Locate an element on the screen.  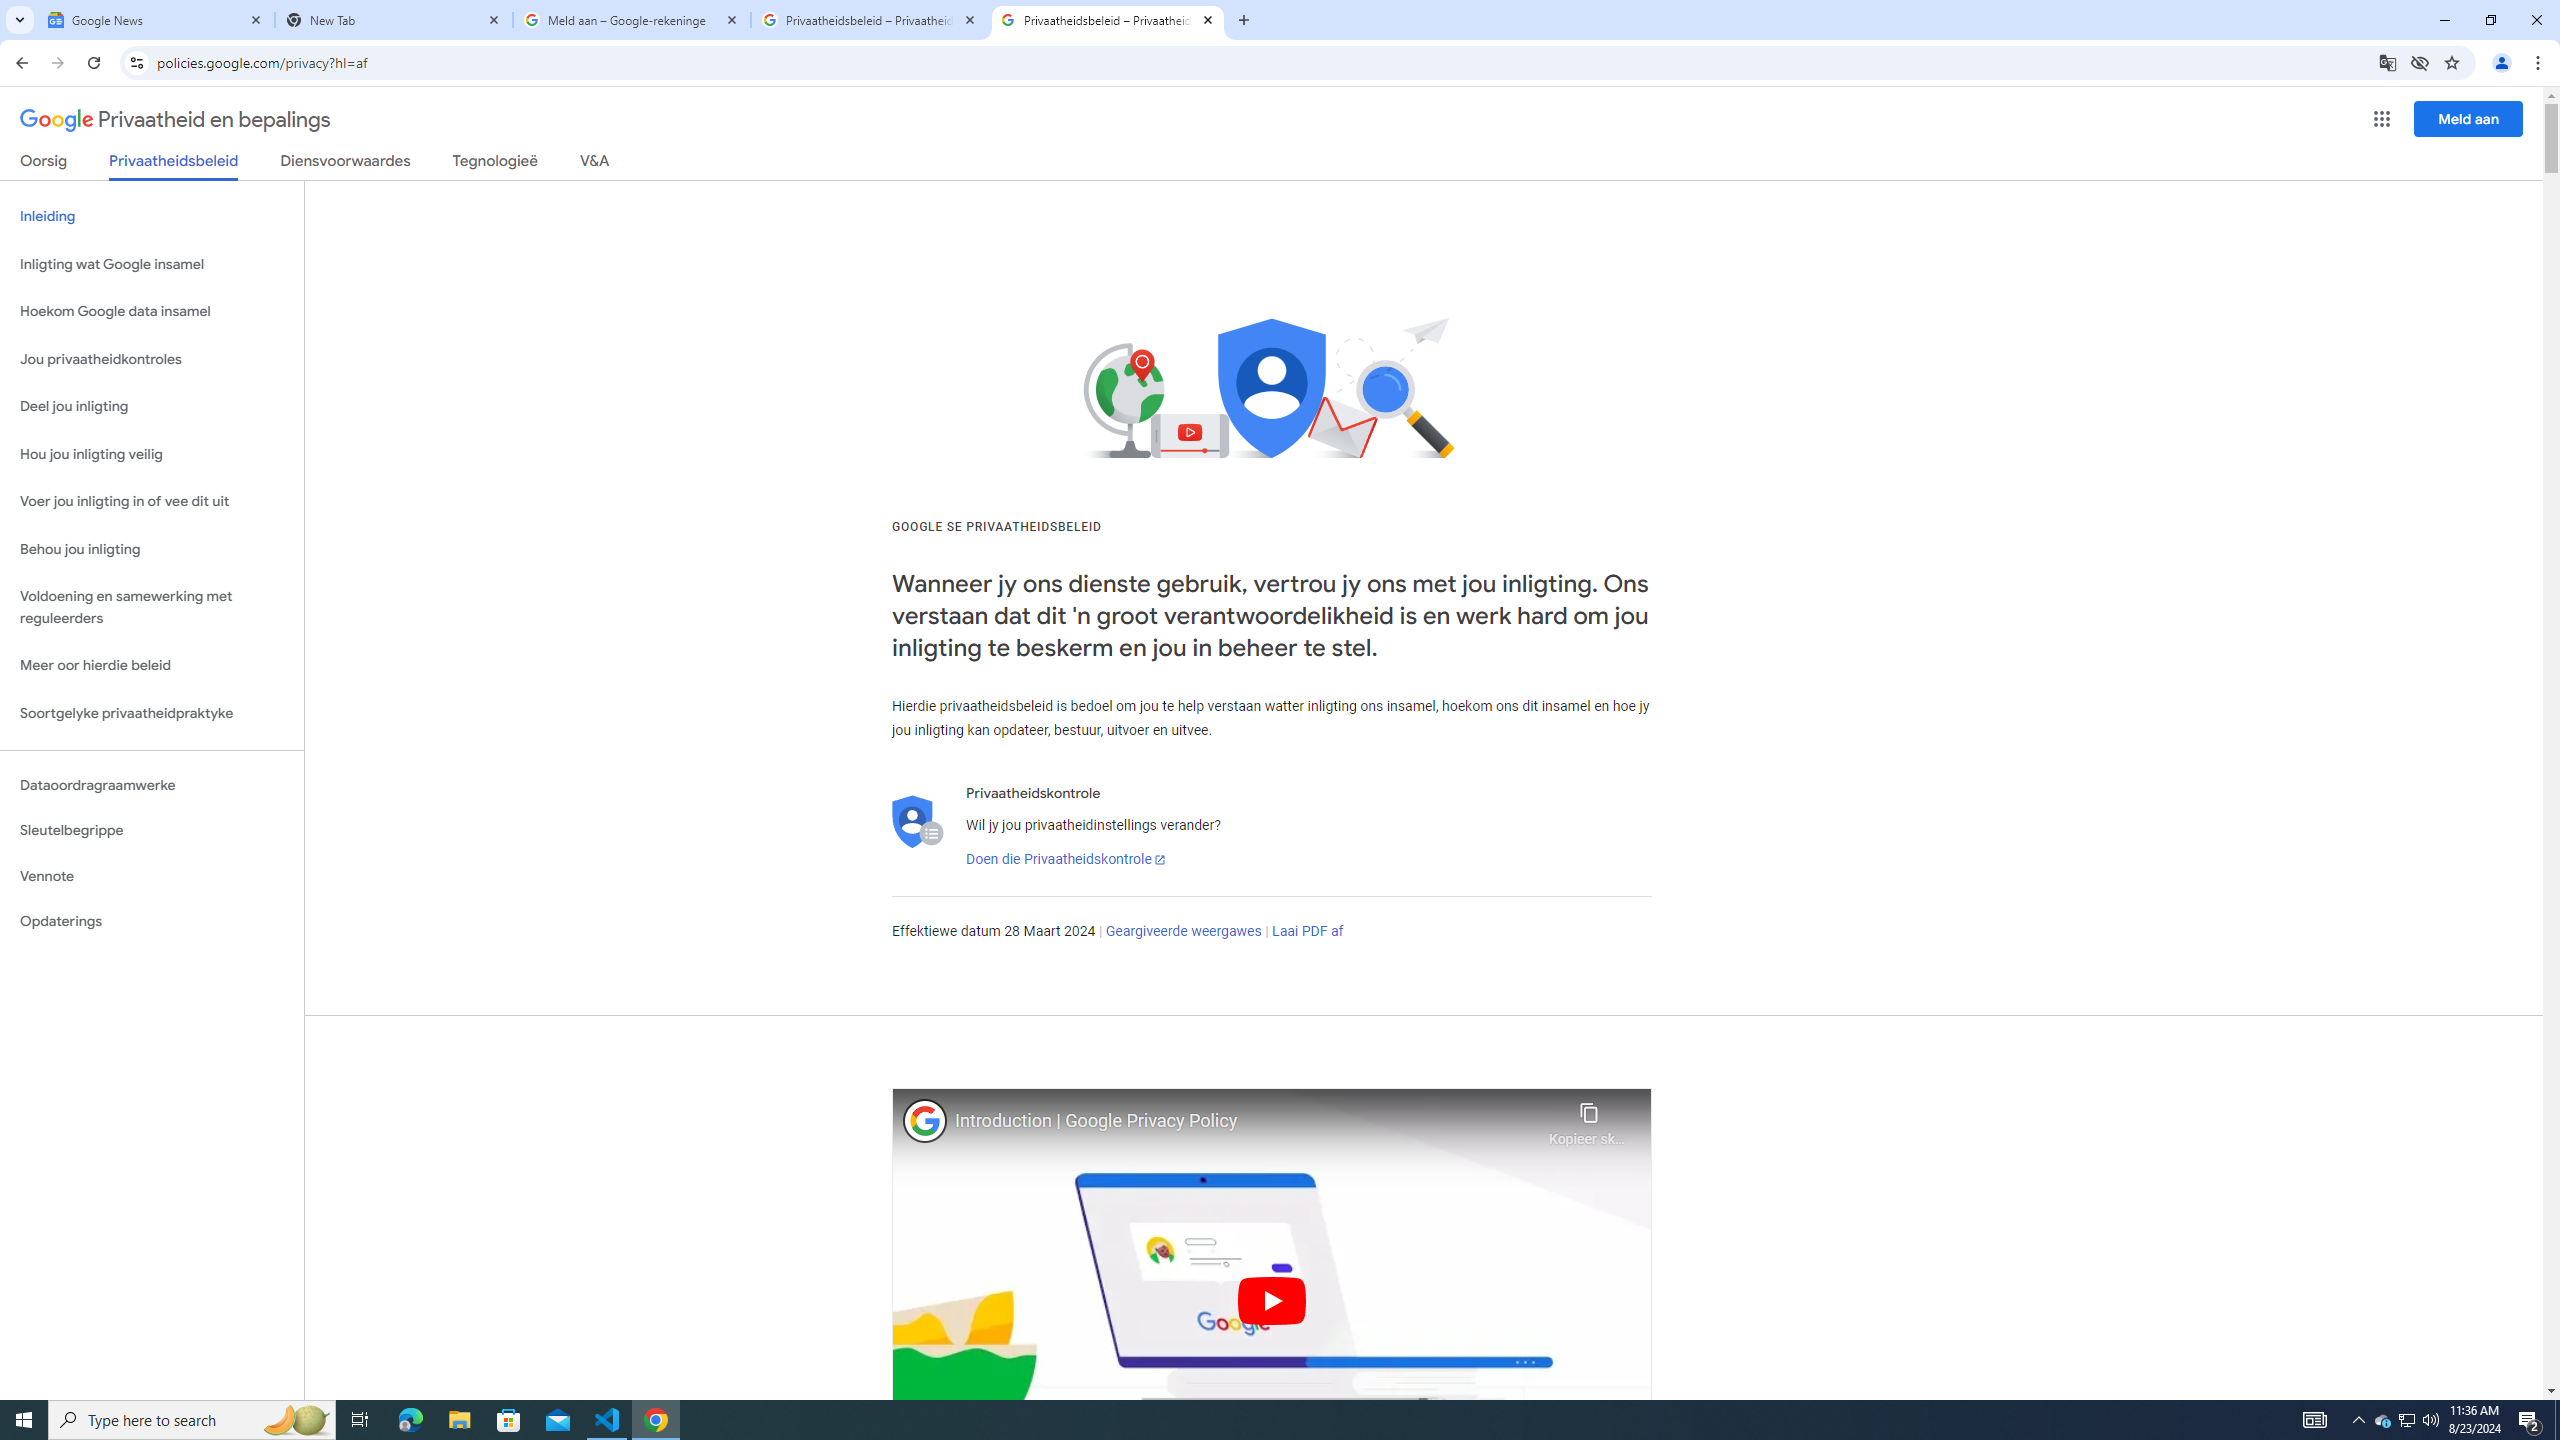
'You' is located at coordinates (2502, 62).